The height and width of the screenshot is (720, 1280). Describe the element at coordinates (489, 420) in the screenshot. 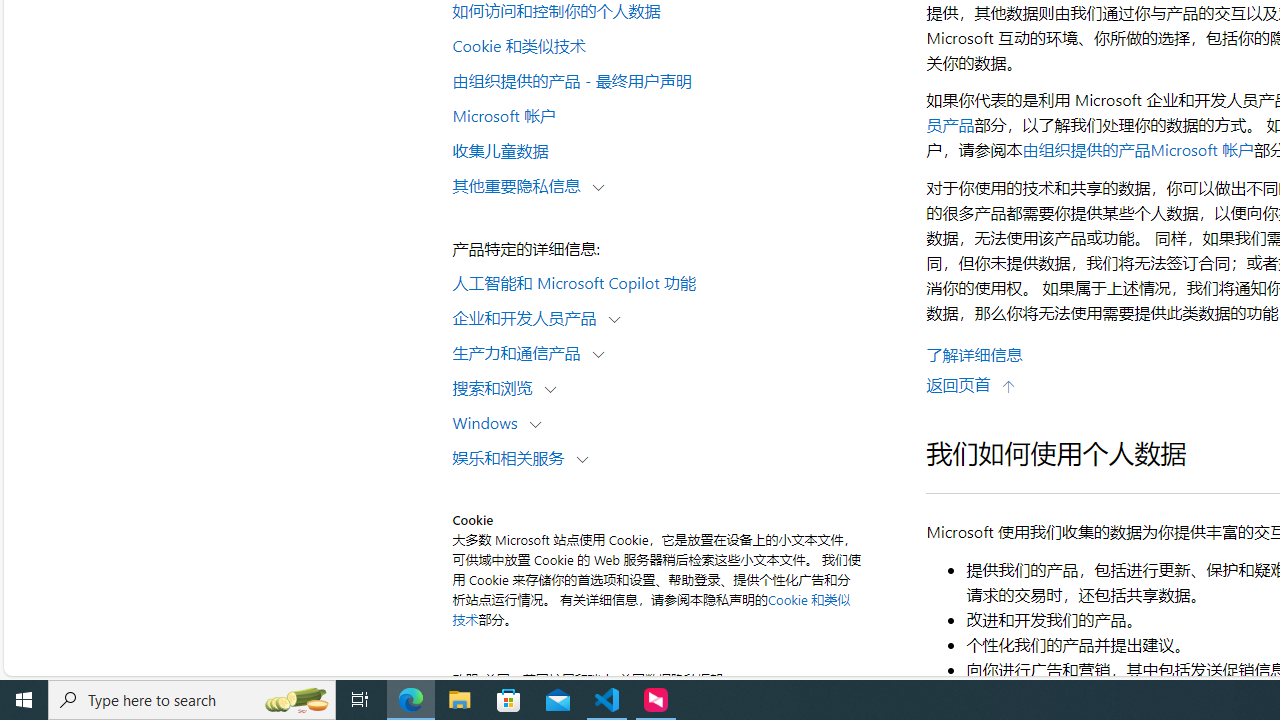

I see `'Windows'` at that location.